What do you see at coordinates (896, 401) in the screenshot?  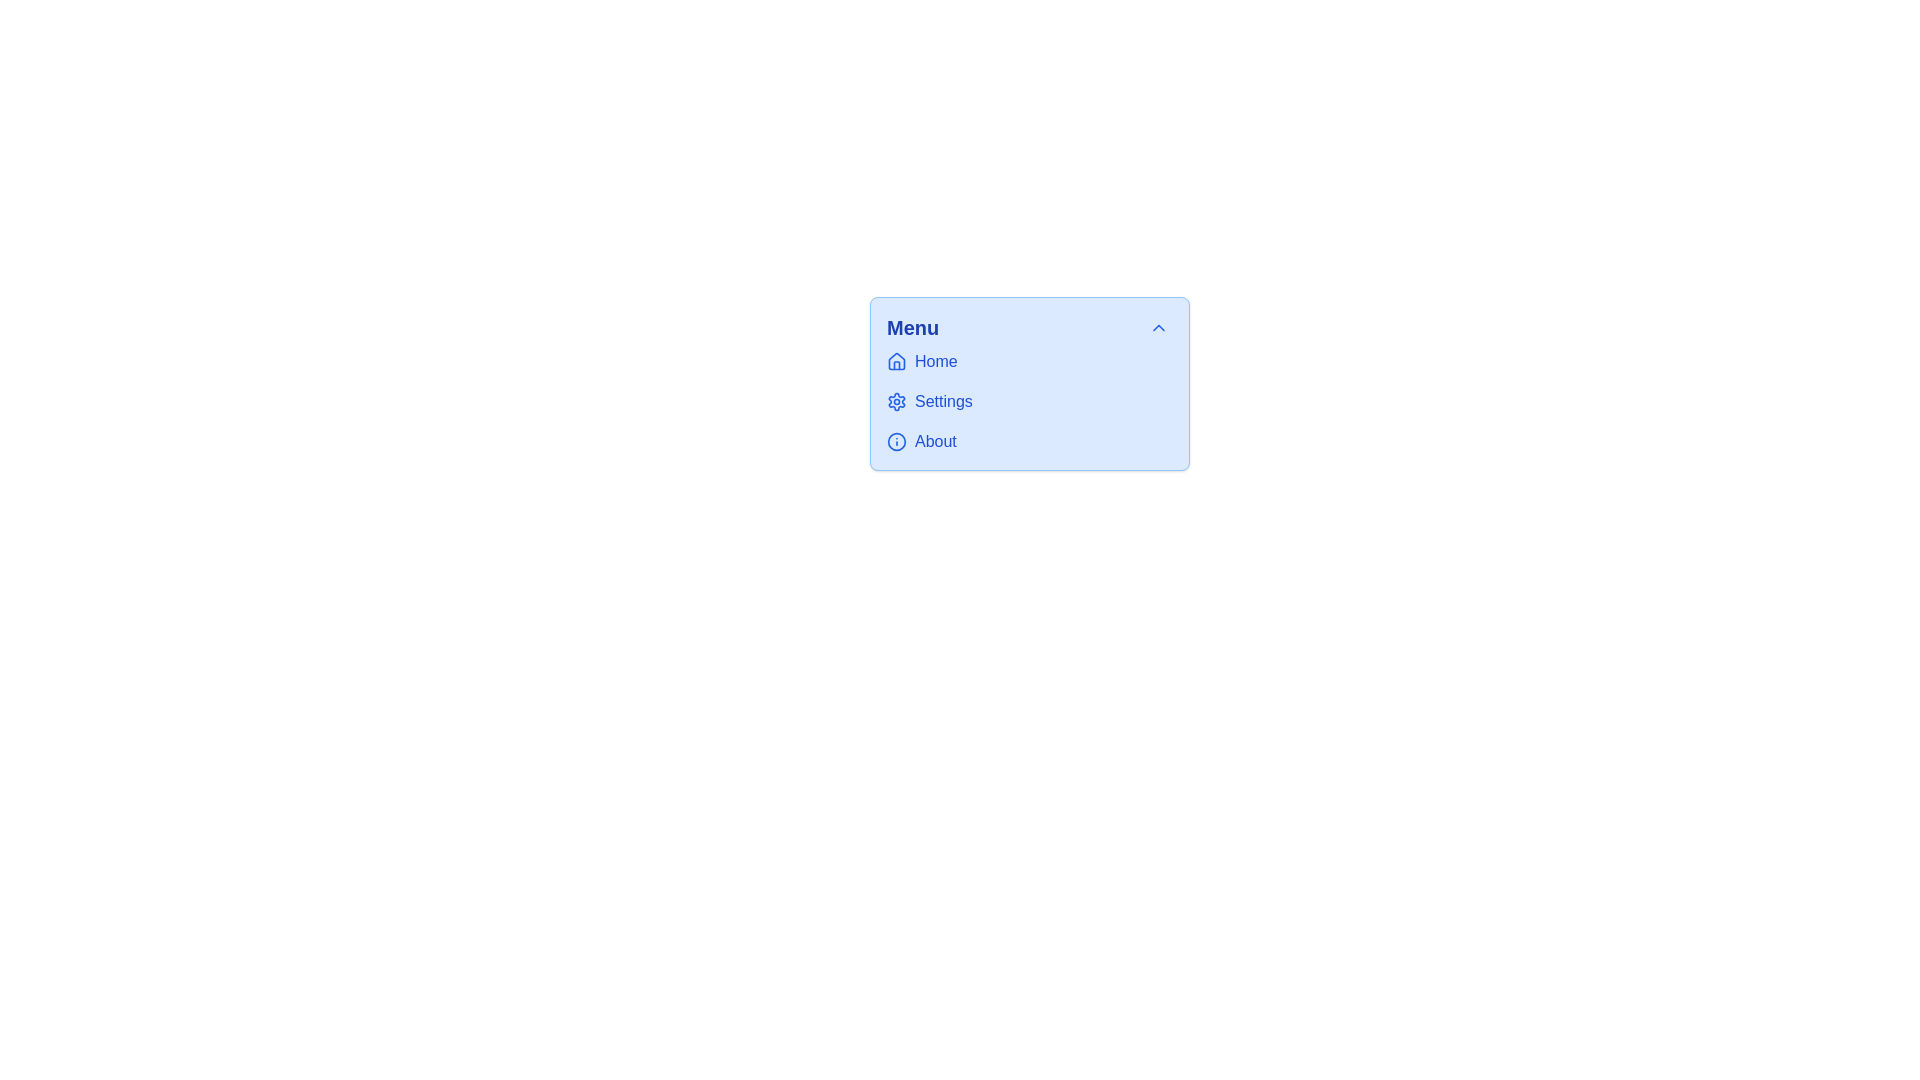 I see `the settings icon styled as a cogwheel with a blue outline, located in the middle of the menu panel, to the left of the text 'Settings'` at bounding box center [896, 401].